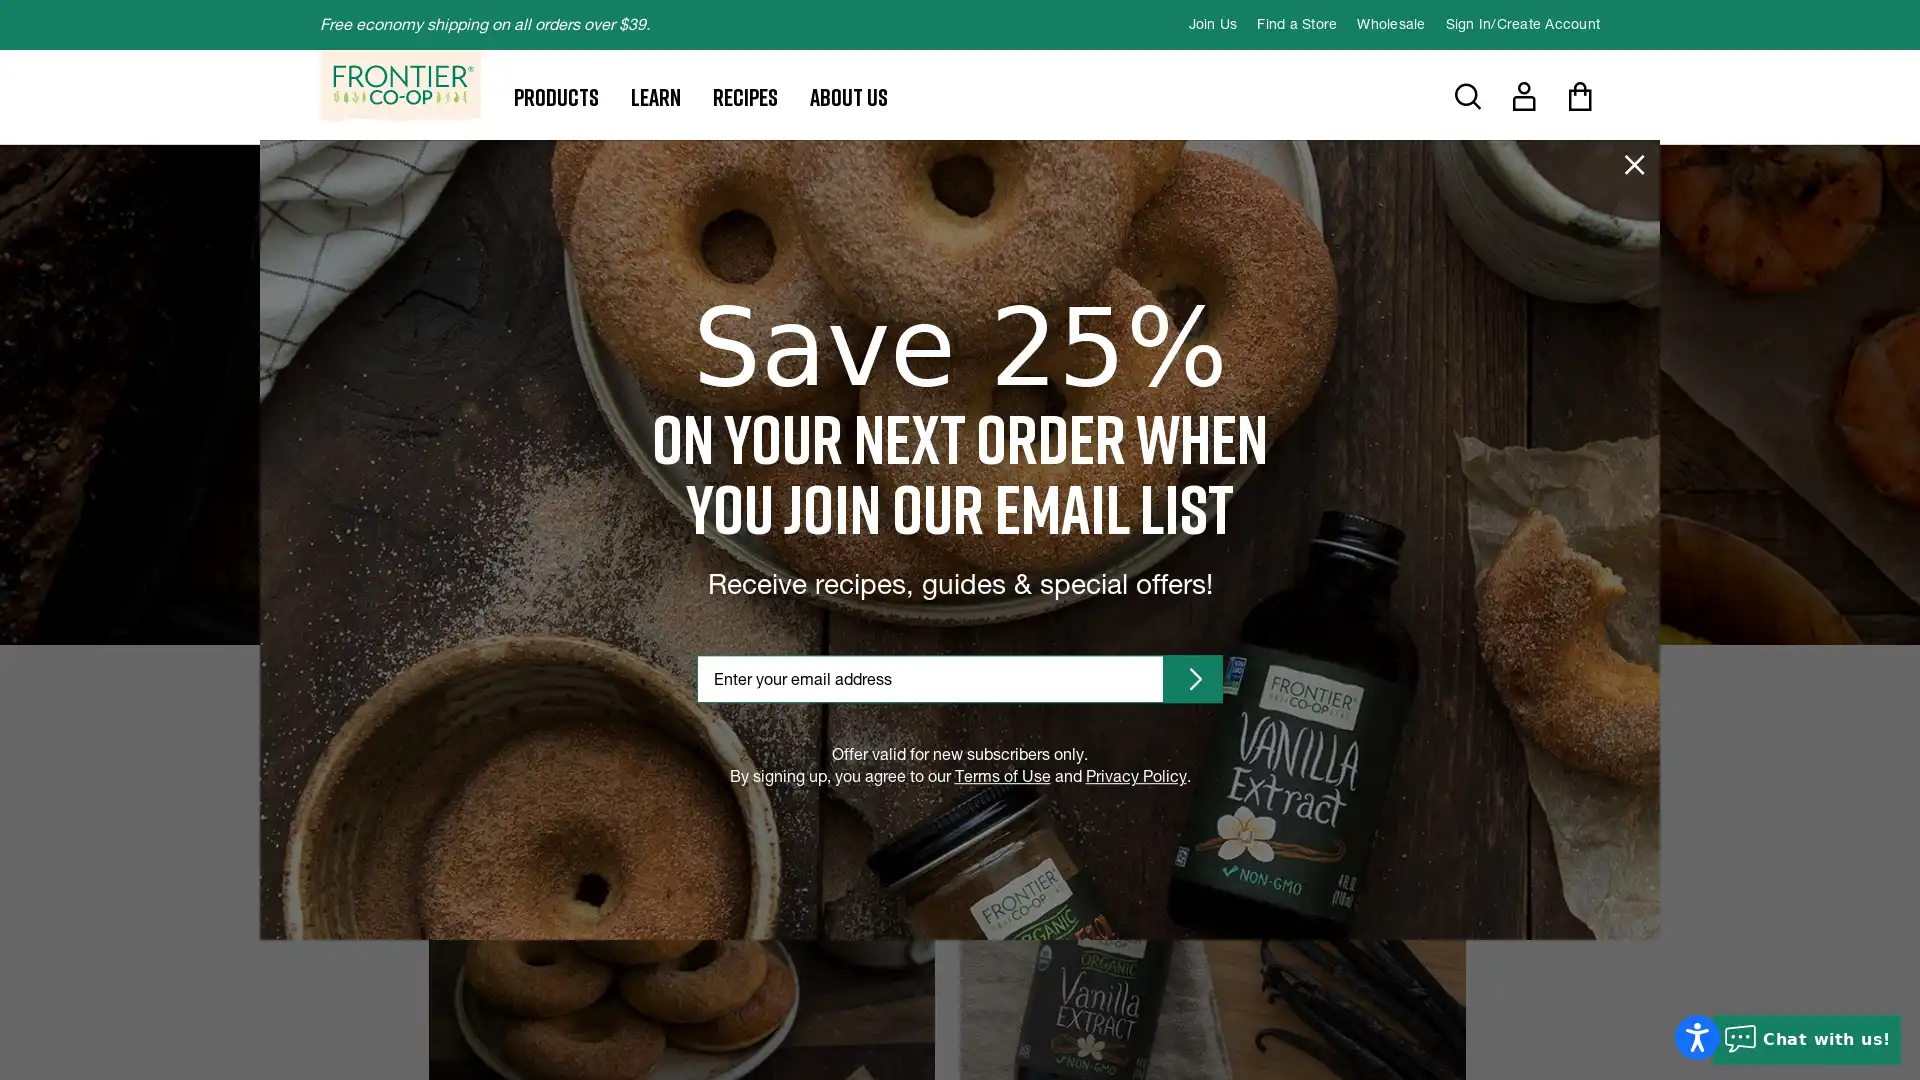 This screenshot has width=1920, height=1080. Describe the element at coordinates (556, 96) in the screenshot. I see `Products` at that location.